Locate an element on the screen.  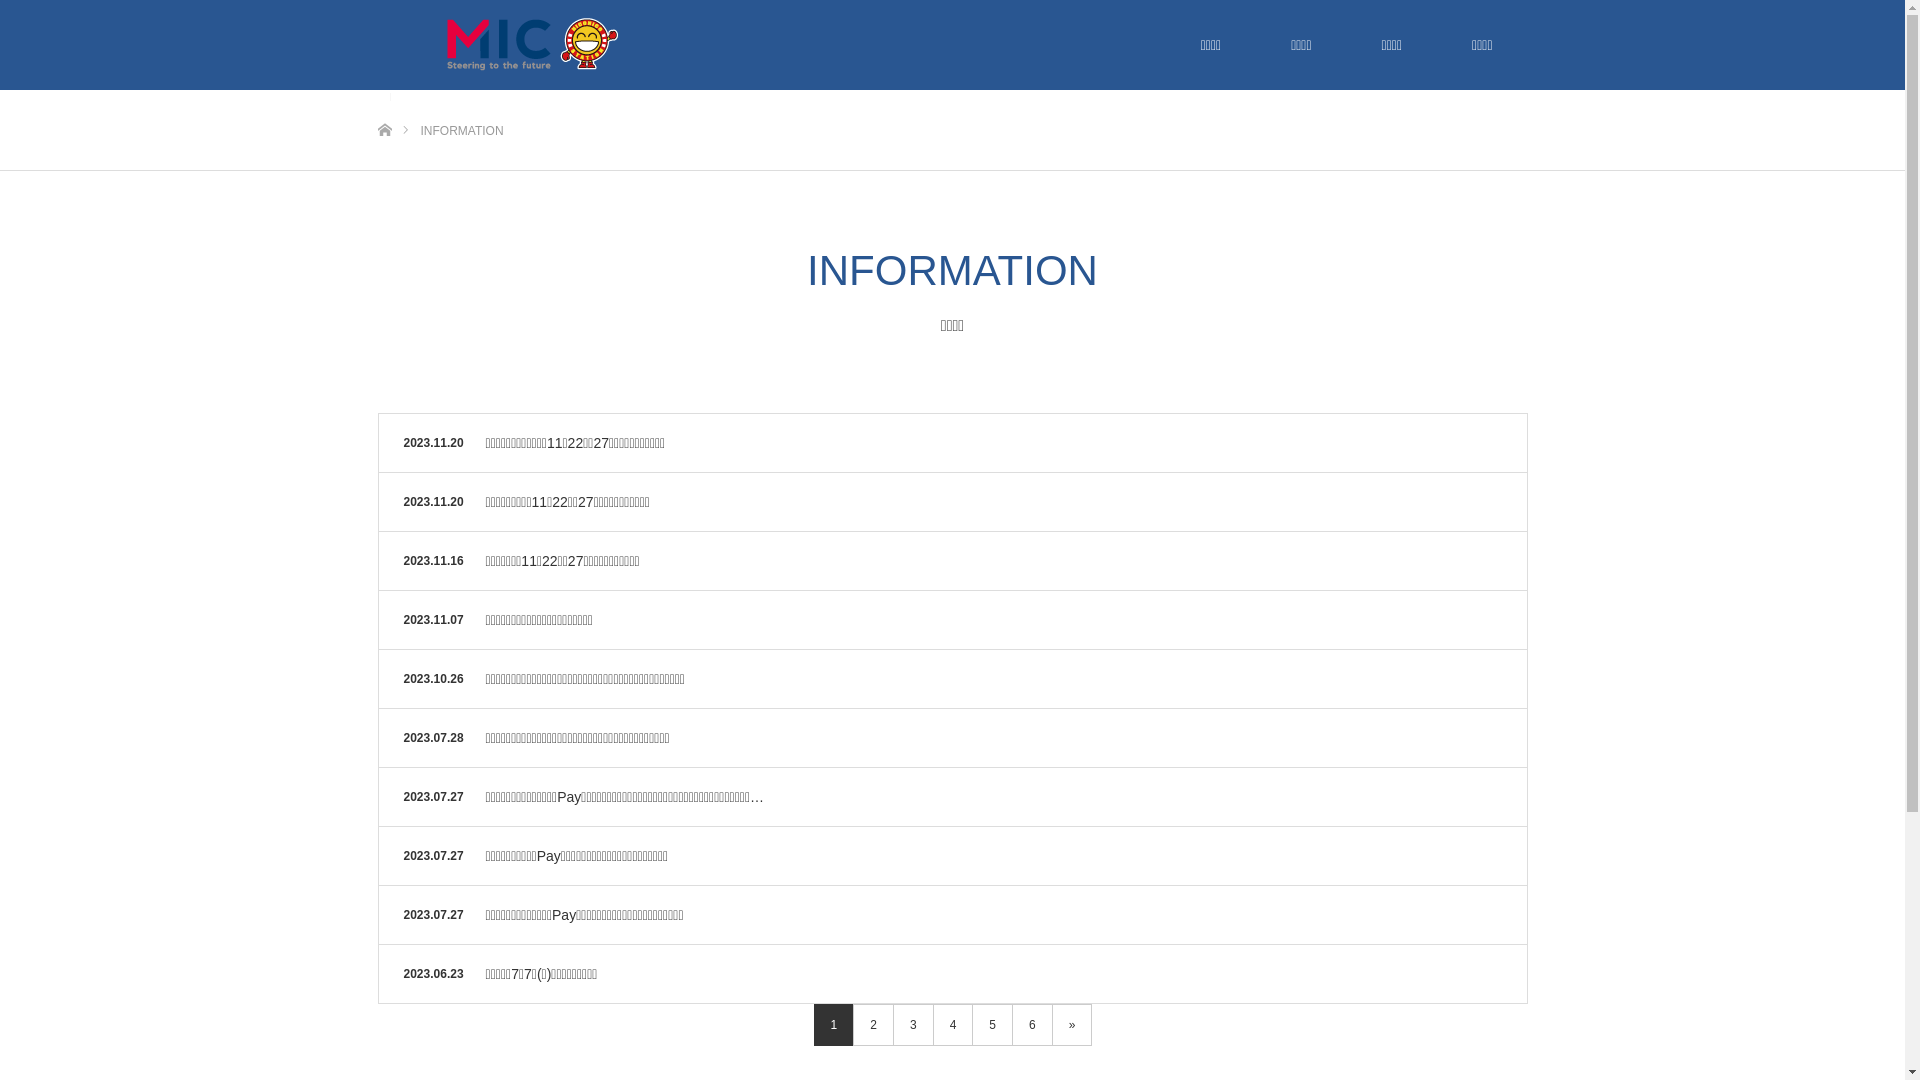
'4' is located at coordinates (952, 1025).